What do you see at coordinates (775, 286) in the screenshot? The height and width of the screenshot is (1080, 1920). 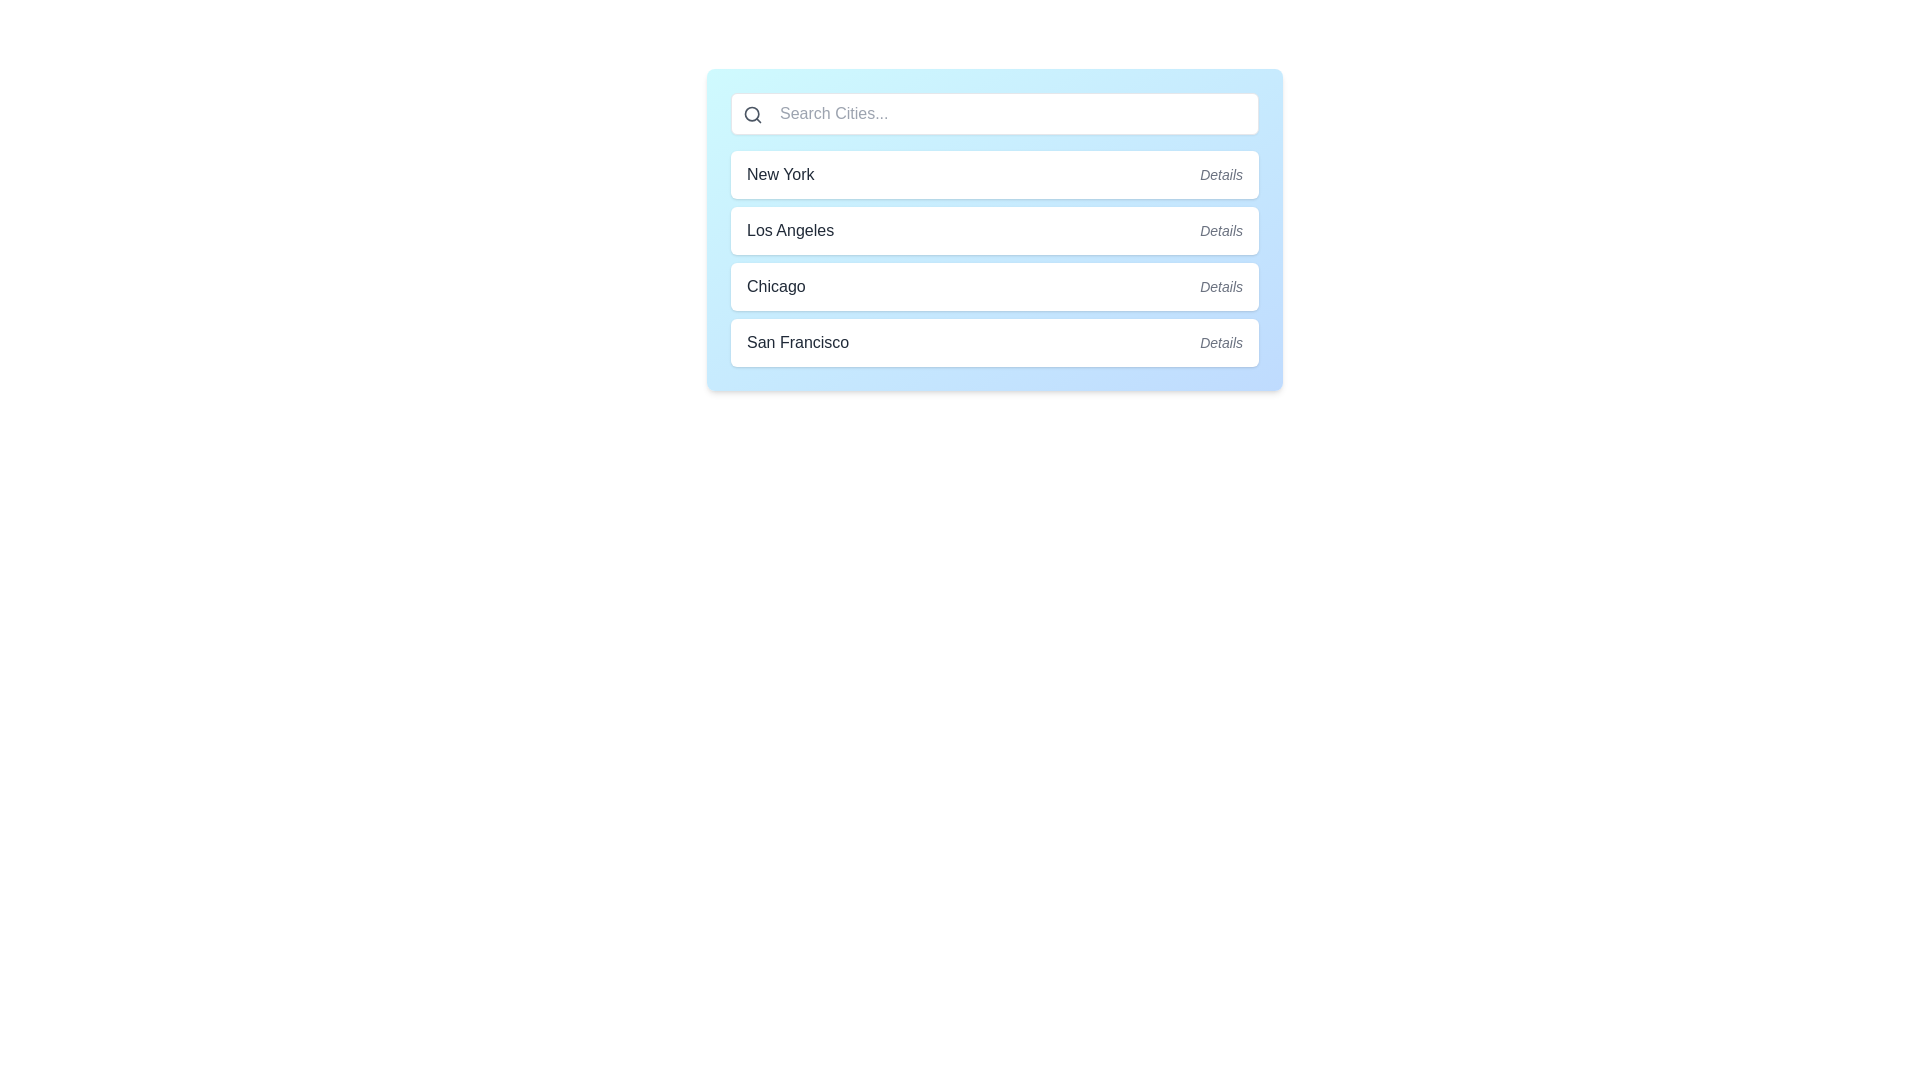 I see `text displayed in the 'Chicago' text label, which is the third entry in a list of selectable city names, located to the left of the 'Details' label` at bounding box center [775, 286].